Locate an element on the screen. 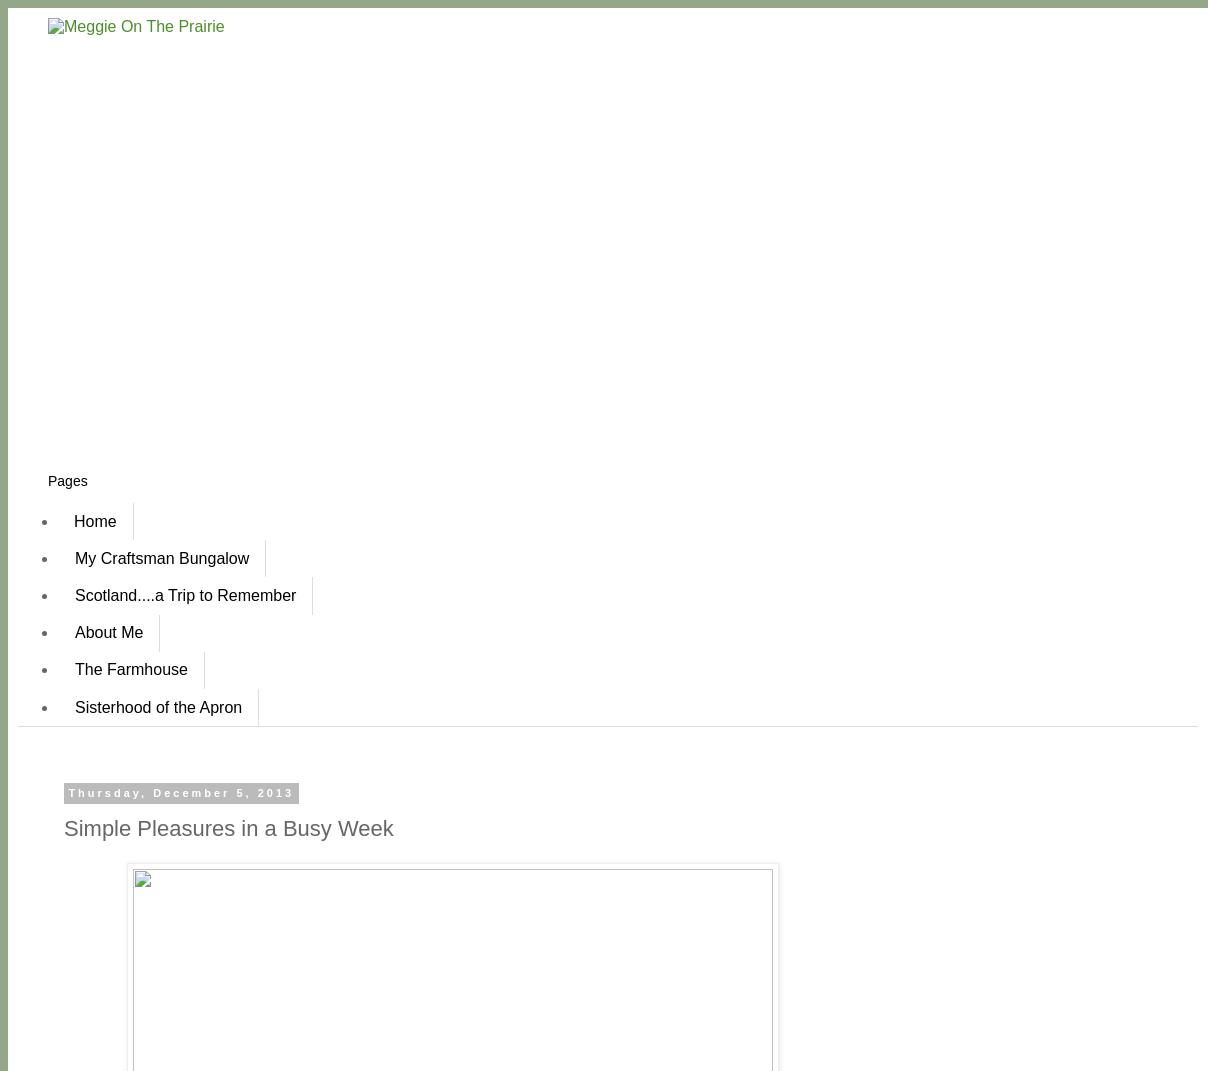  'My Craftsman Bungalow' is located at coordinates (161, 557).